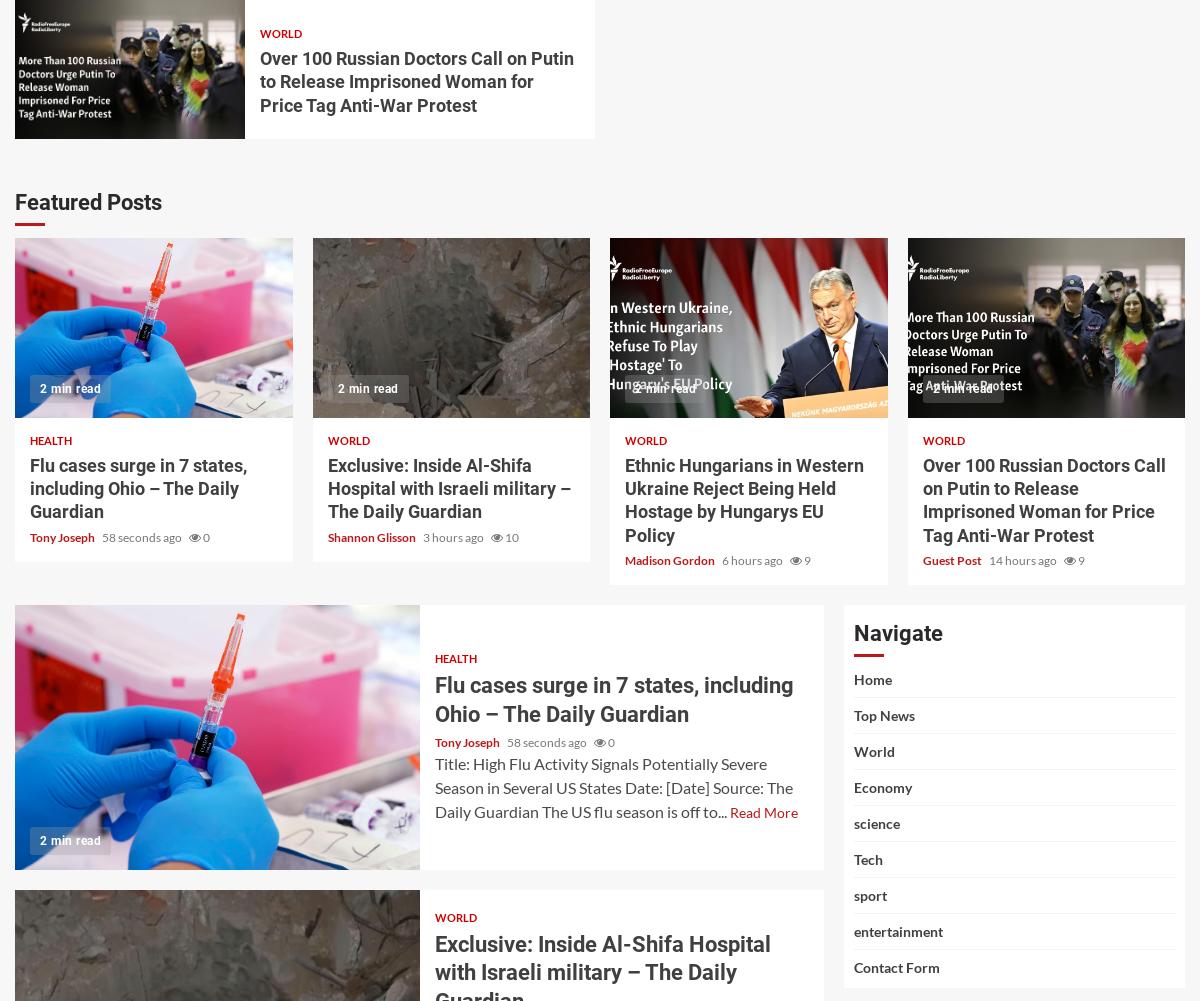 This screenshot has width=1200, height=1001. I want to click on 'Tony Joseph', so click(63, 535).